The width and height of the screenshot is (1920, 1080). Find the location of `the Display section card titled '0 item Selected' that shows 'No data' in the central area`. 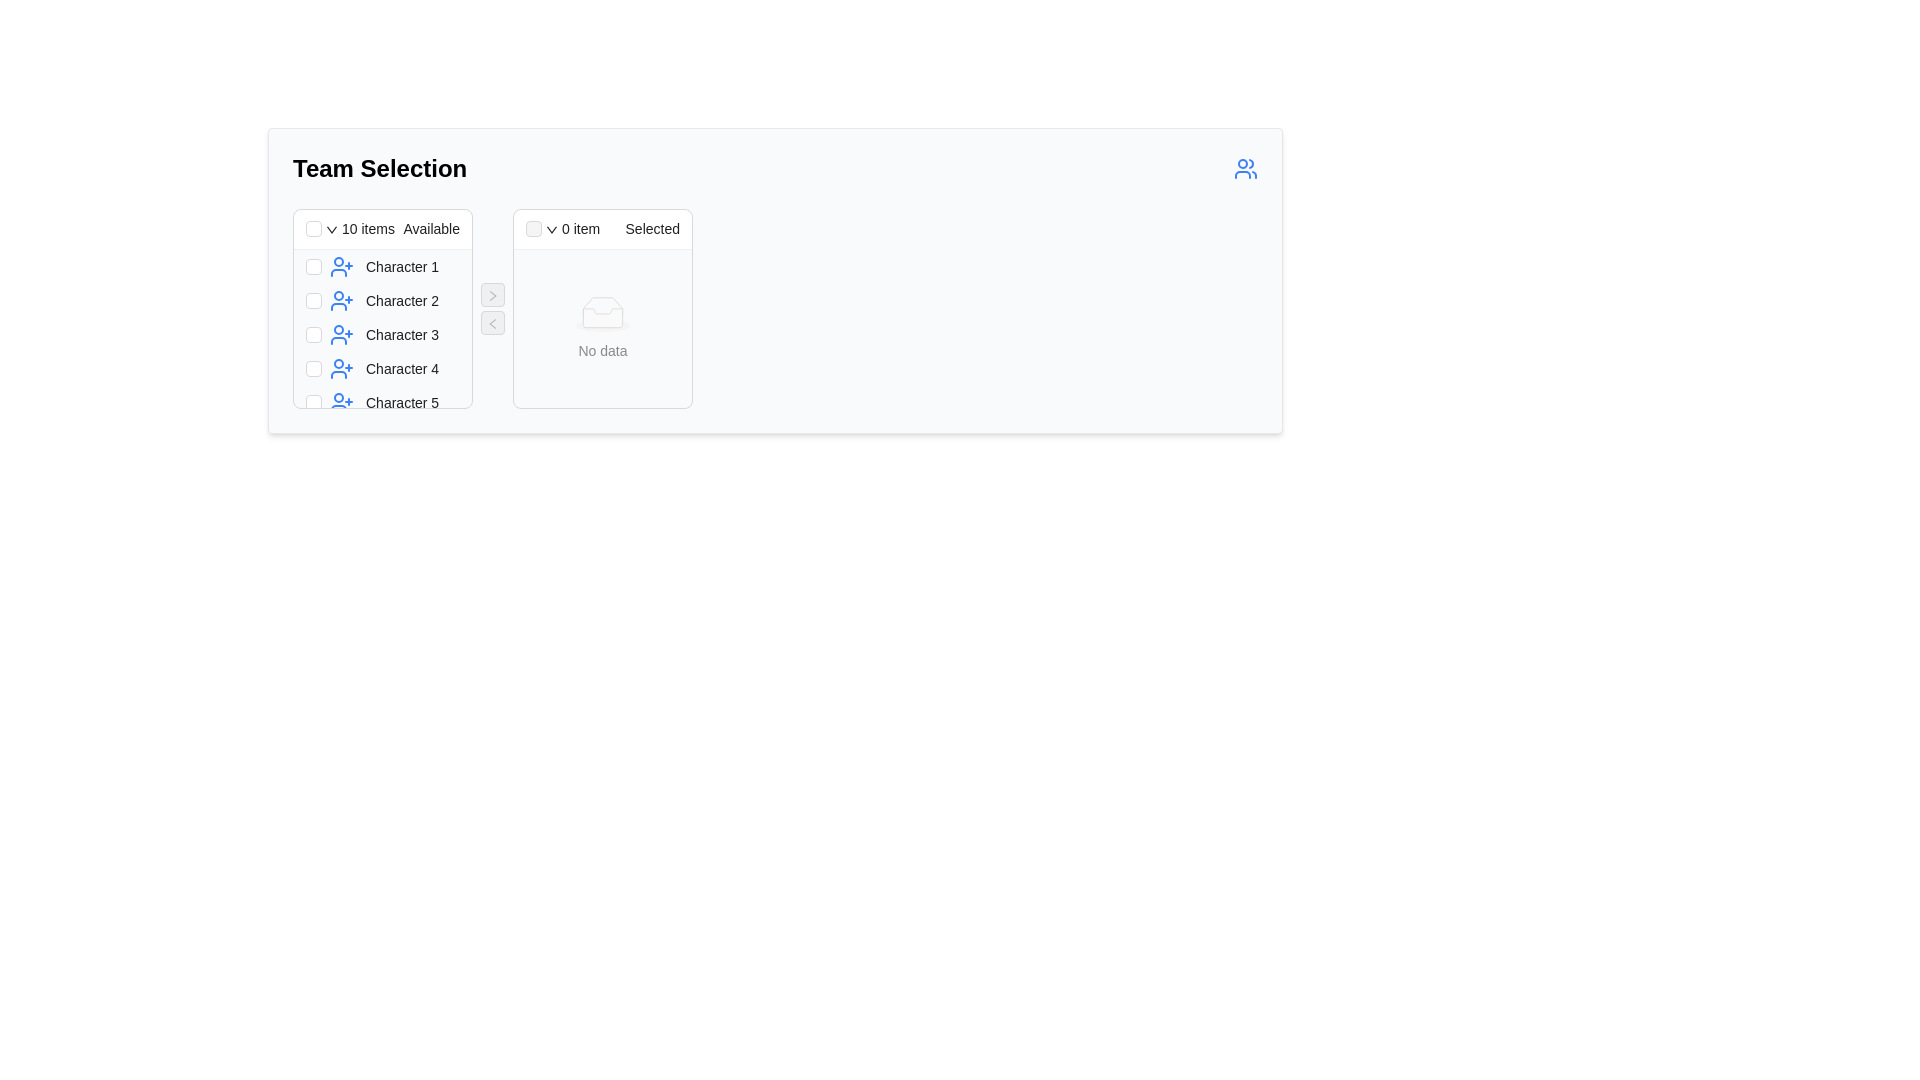

the Display section card titled '0 item Selected' that shows 'No data' in the central area is located at coordinates (602, 308).